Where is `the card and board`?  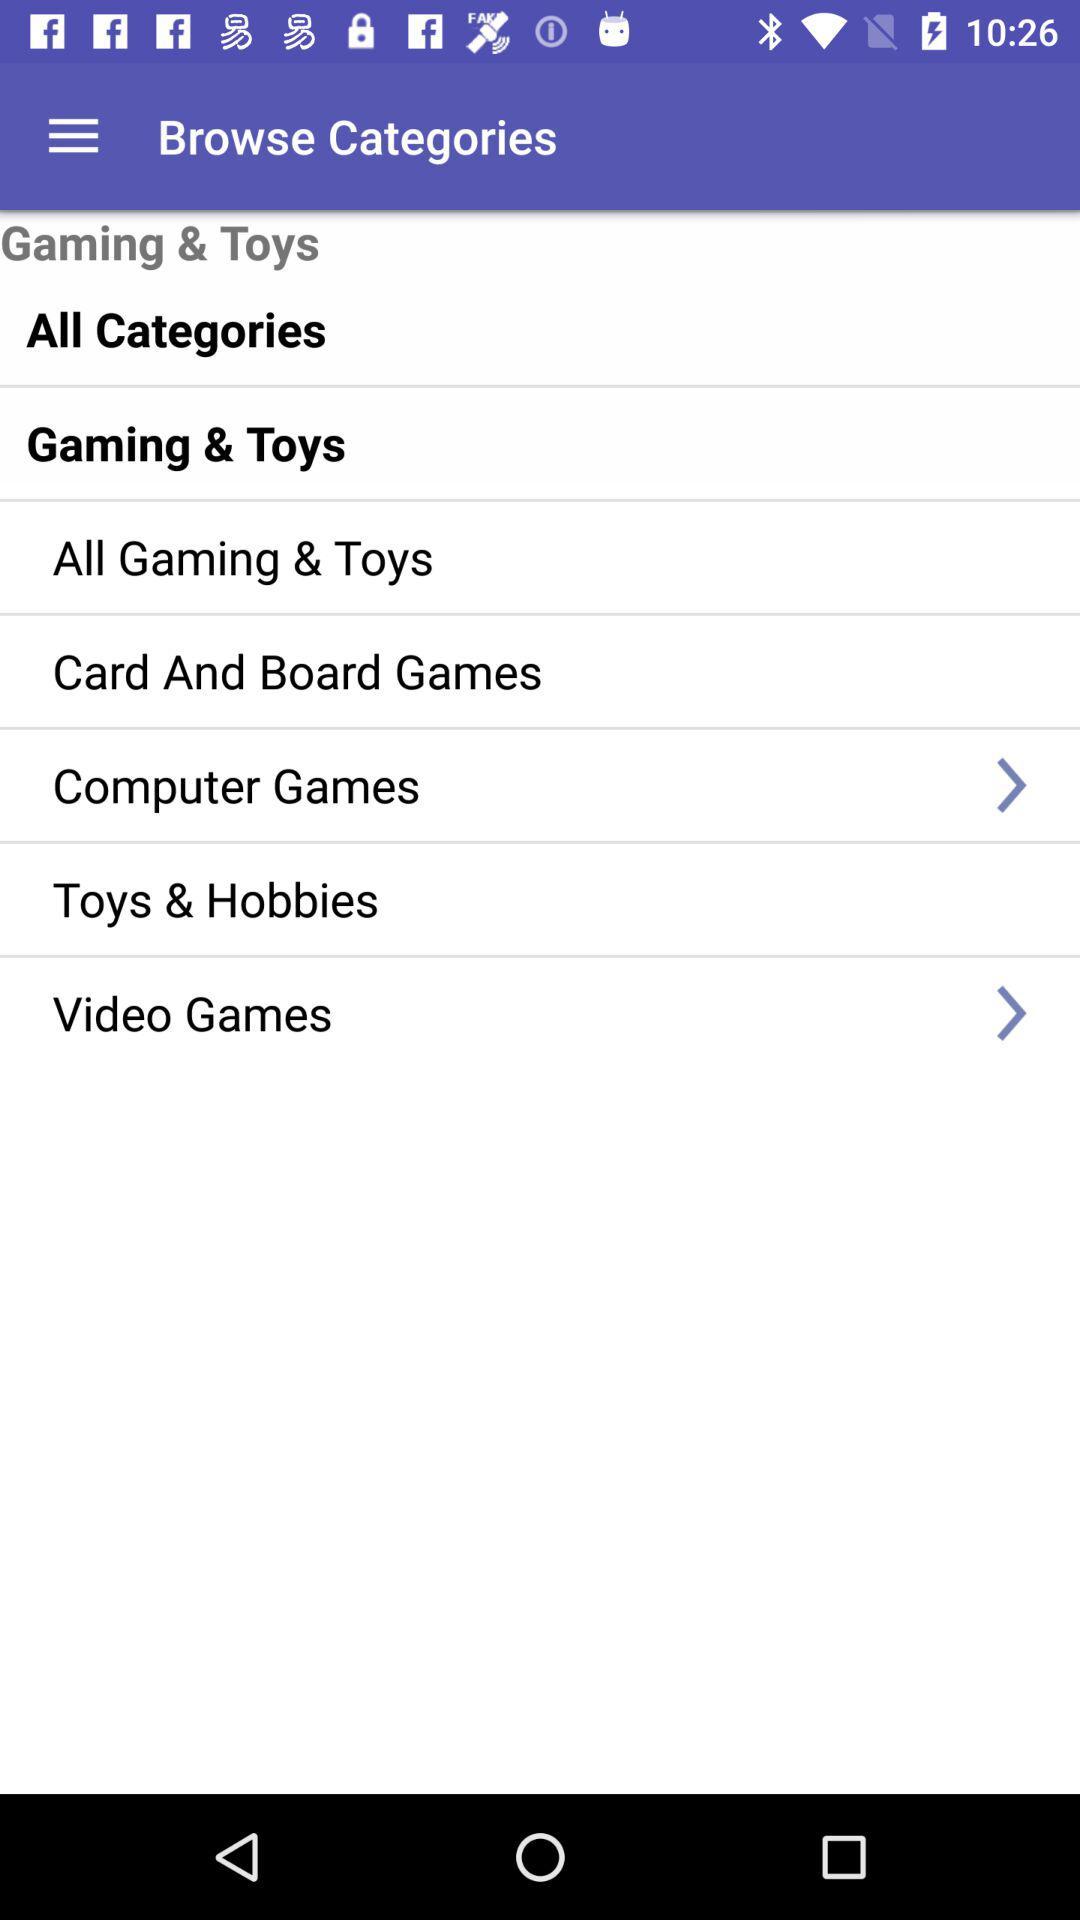 the card and board is located at coordinates (510, 670).